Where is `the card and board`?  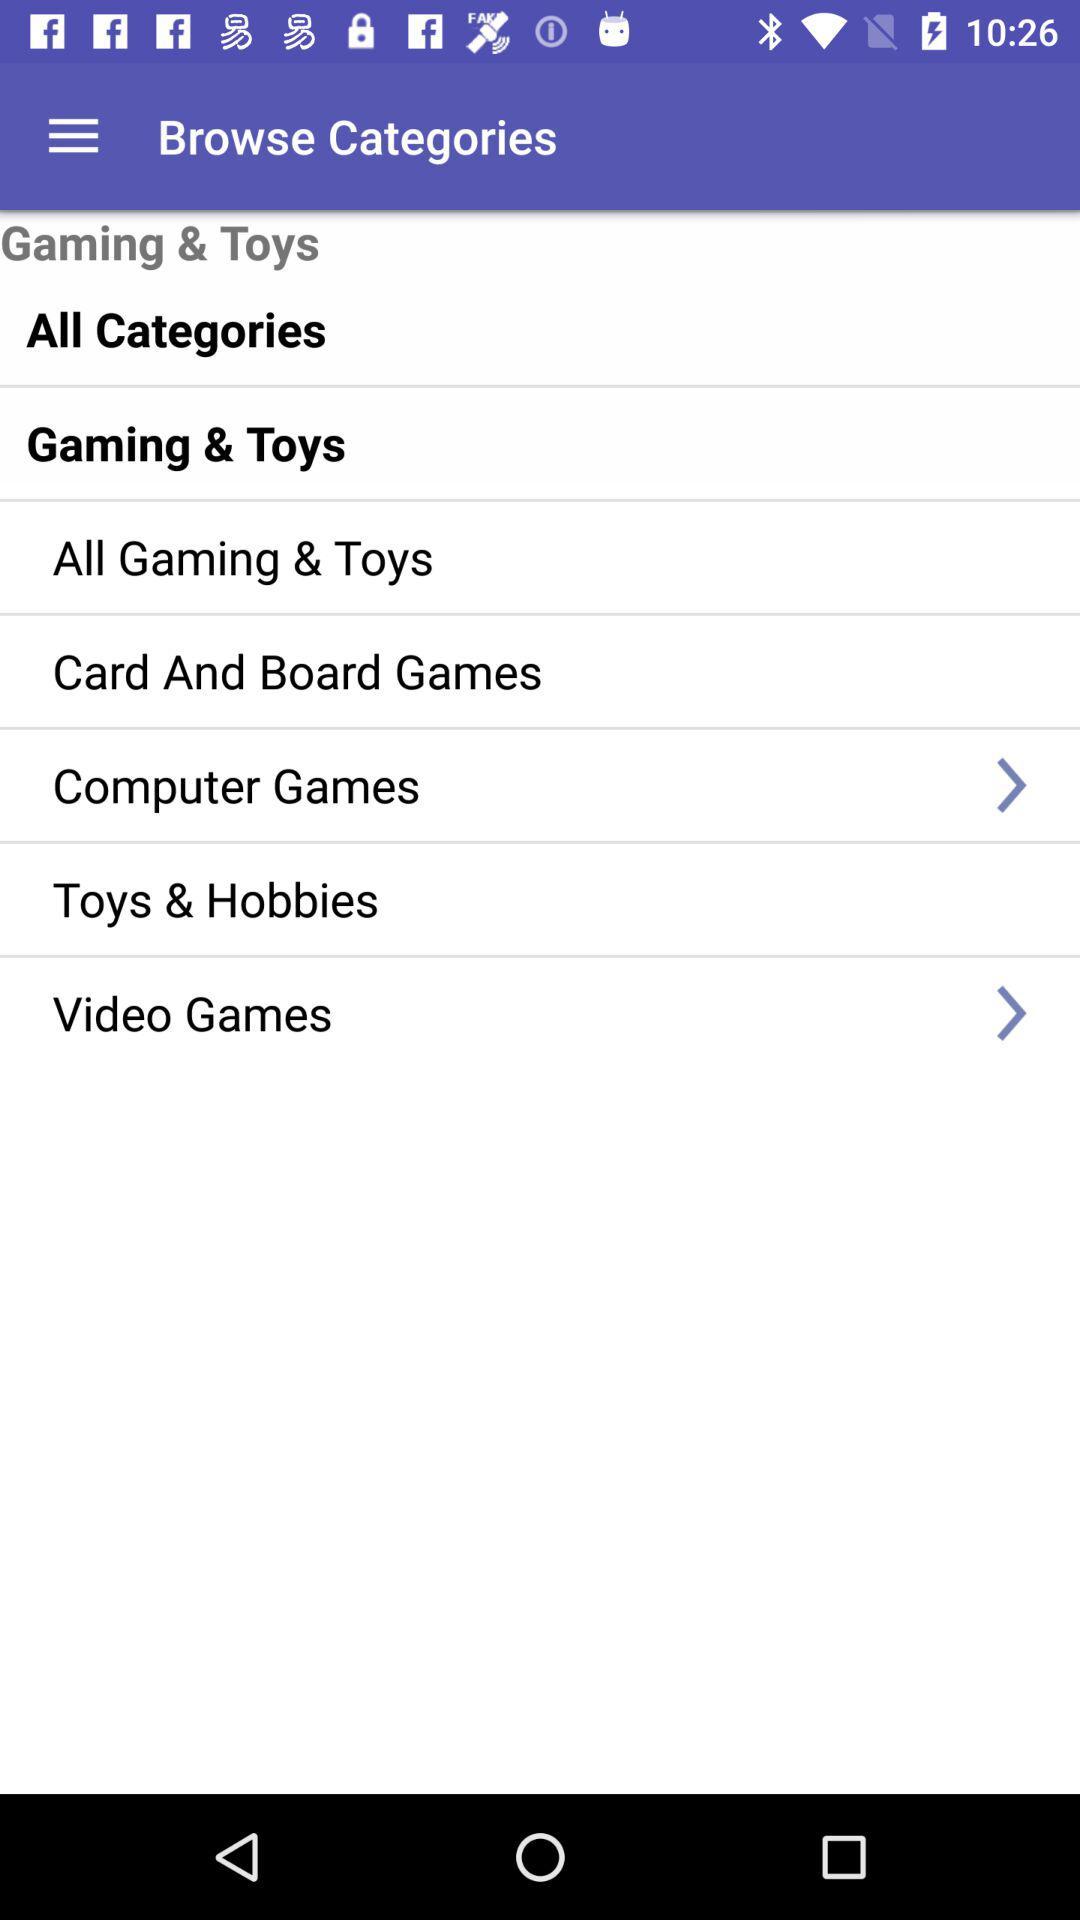 the card and board is located at coordinates (510, 670).